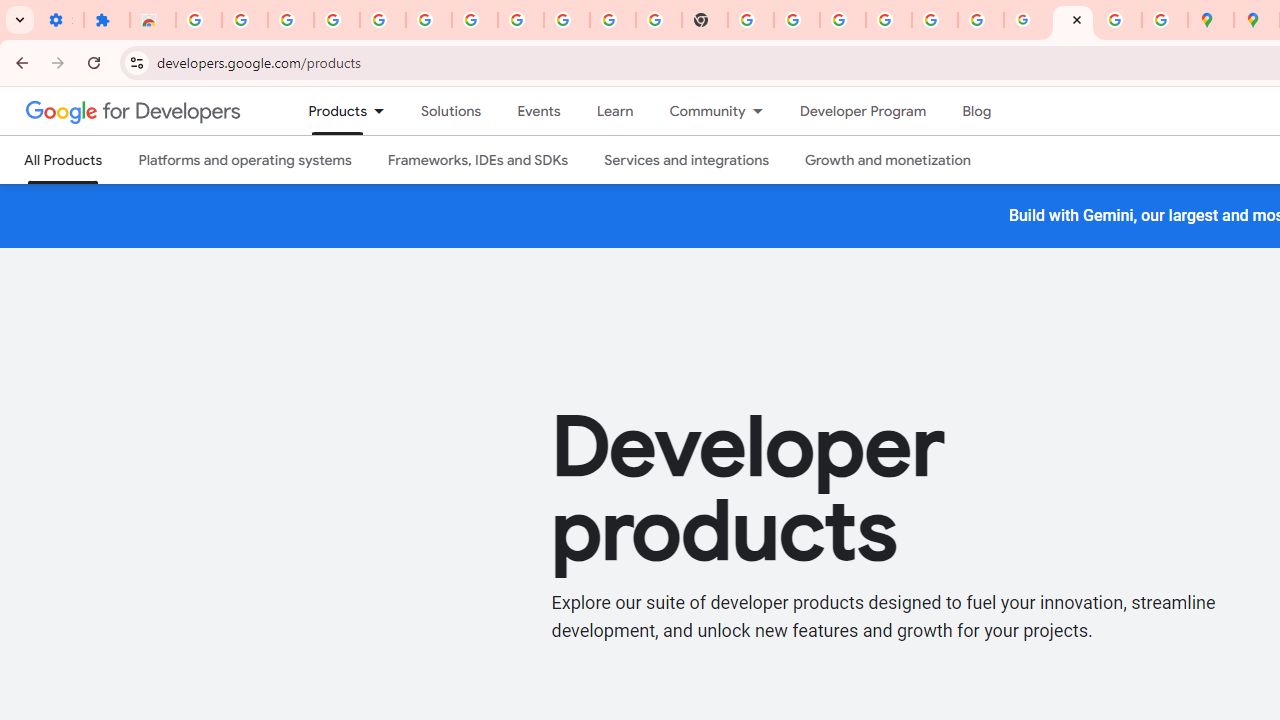 The width and height of the screenshot is (1280, 720). Describe the element at coordinates (132, 110) in the screenshot. I see `'Google for Developers'` at that location.